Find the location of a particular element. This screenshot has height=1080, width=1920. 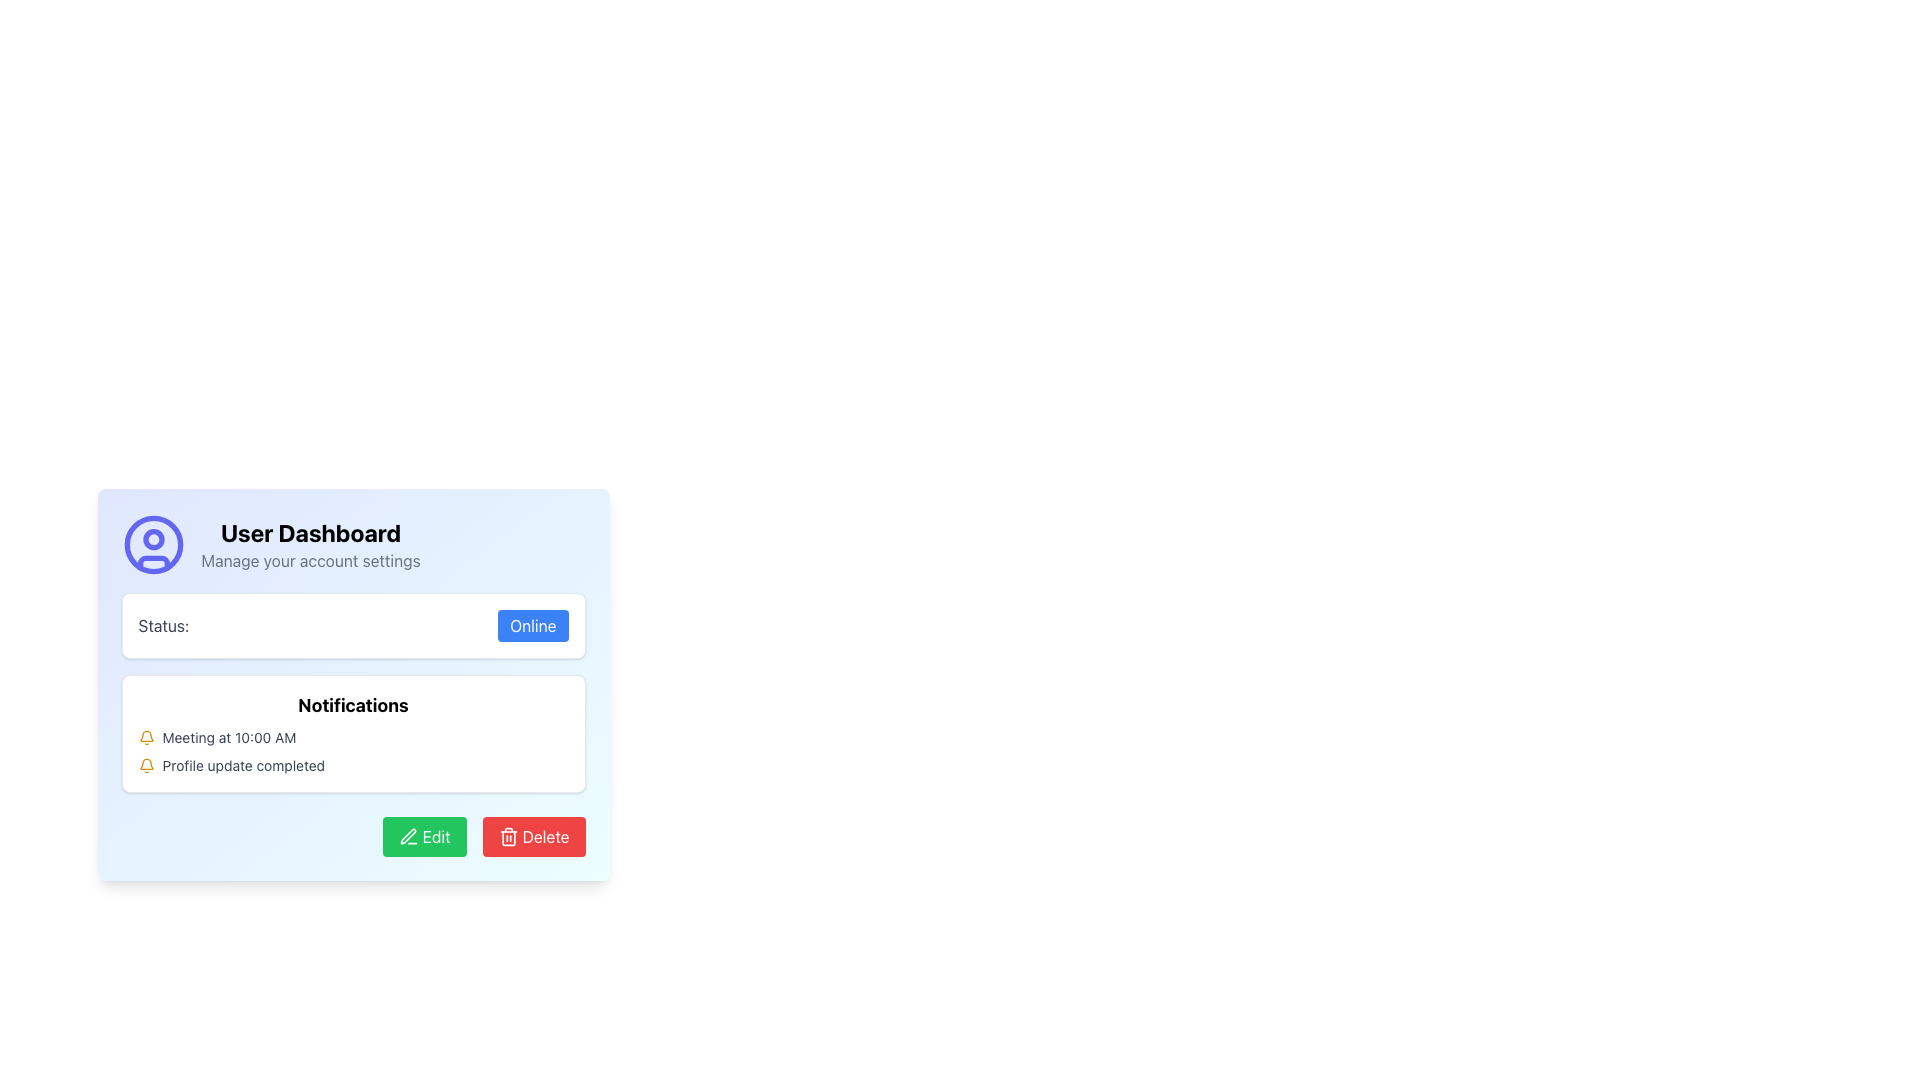

the profile icon in the header of the user dashboard for profile-related actions is located at coordinates (353, 544).